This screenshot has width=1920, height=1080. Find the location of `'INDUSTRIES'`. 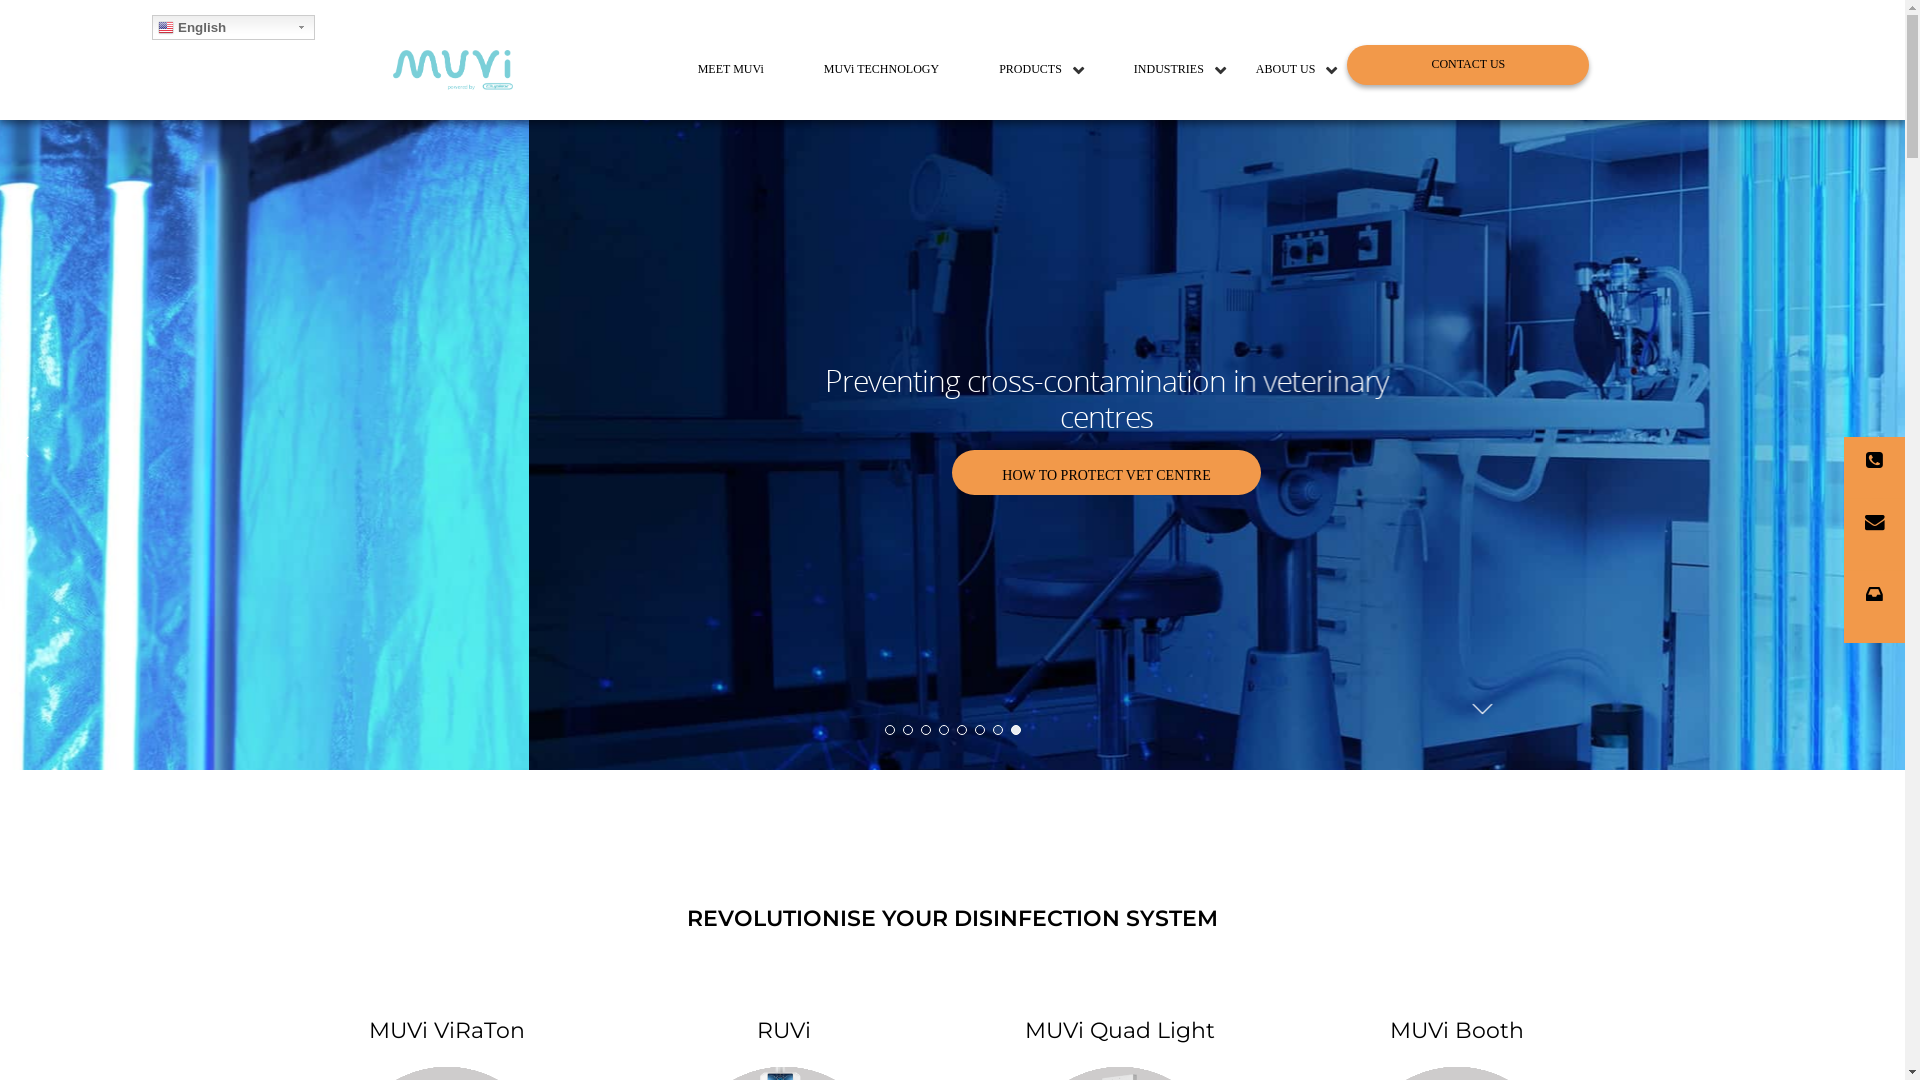

'INDUSTRIES' is located at coordinates (1169, 68).